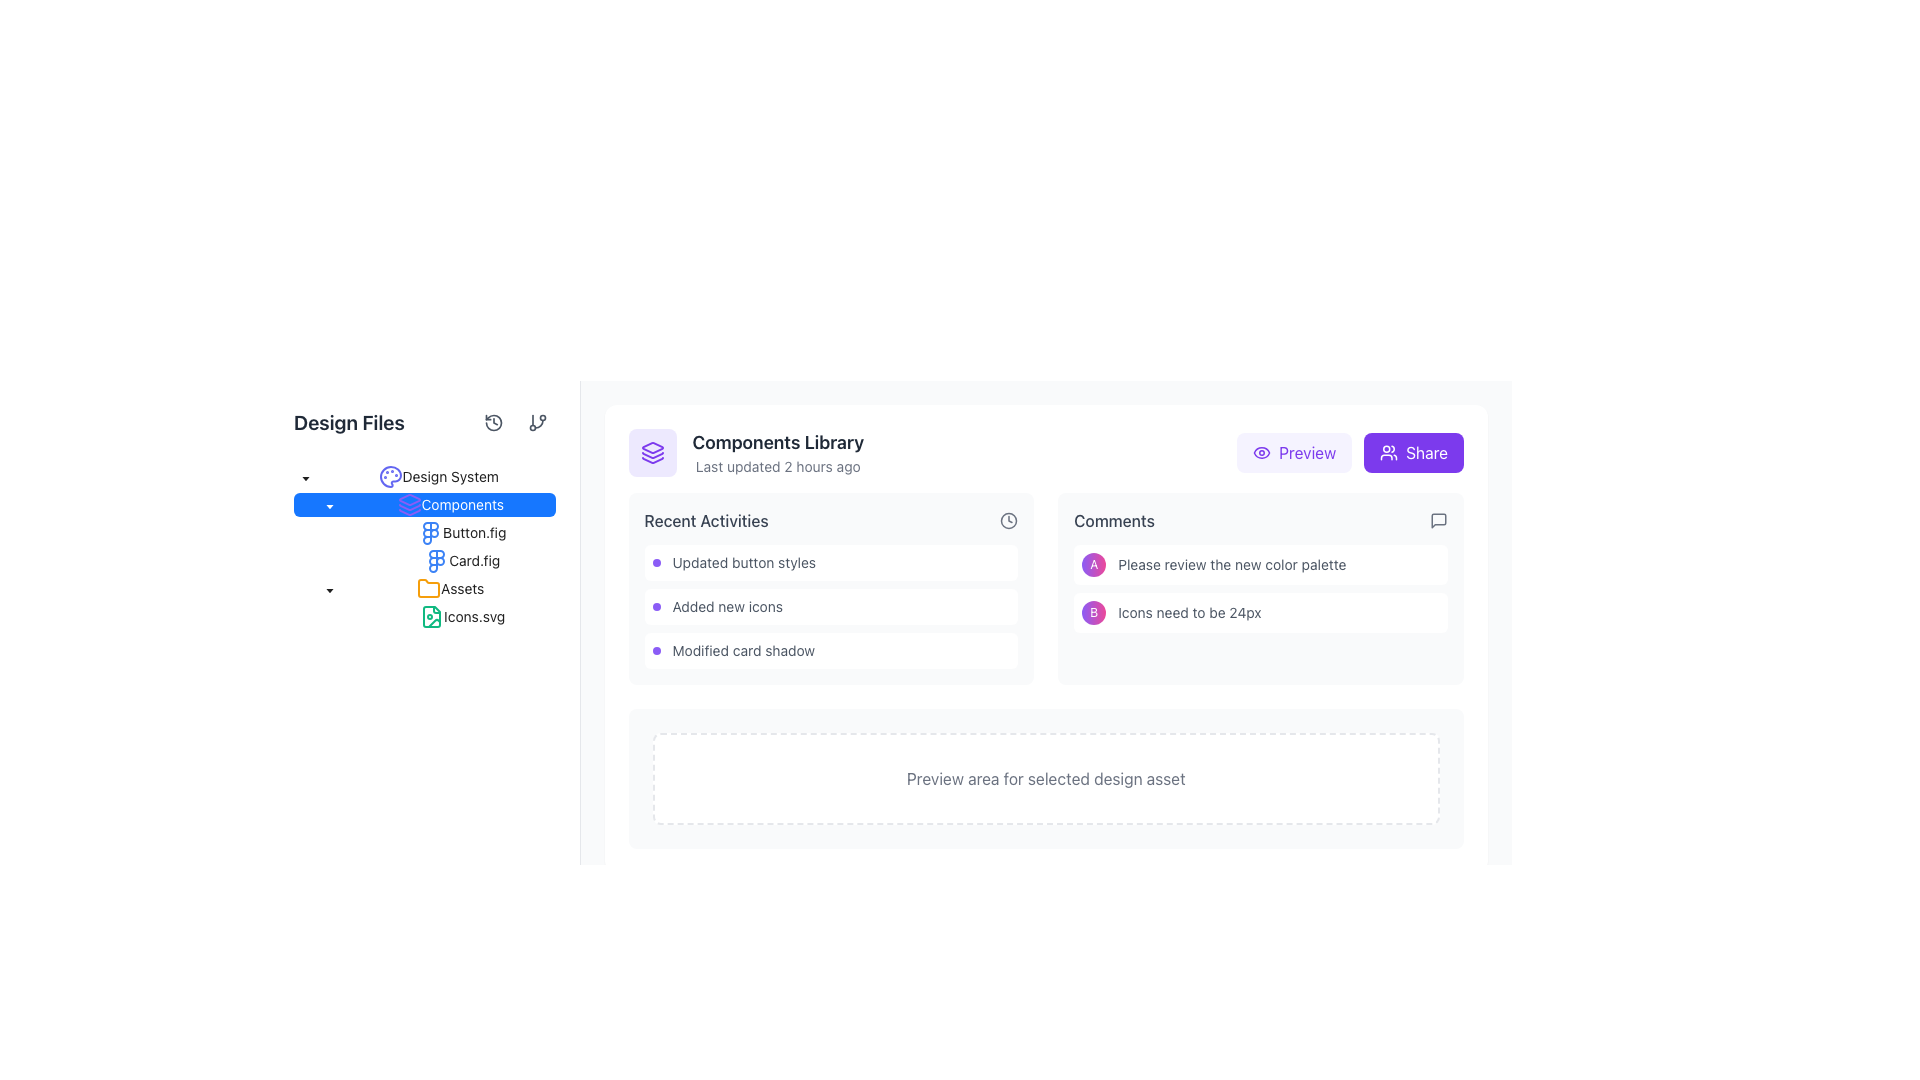 The image size is (1920, 1080). What do you see at coordinates (449, 476) in the screenshot?
I see `the label representing the 'Design System' tree node` at bounding box center [449, 476].